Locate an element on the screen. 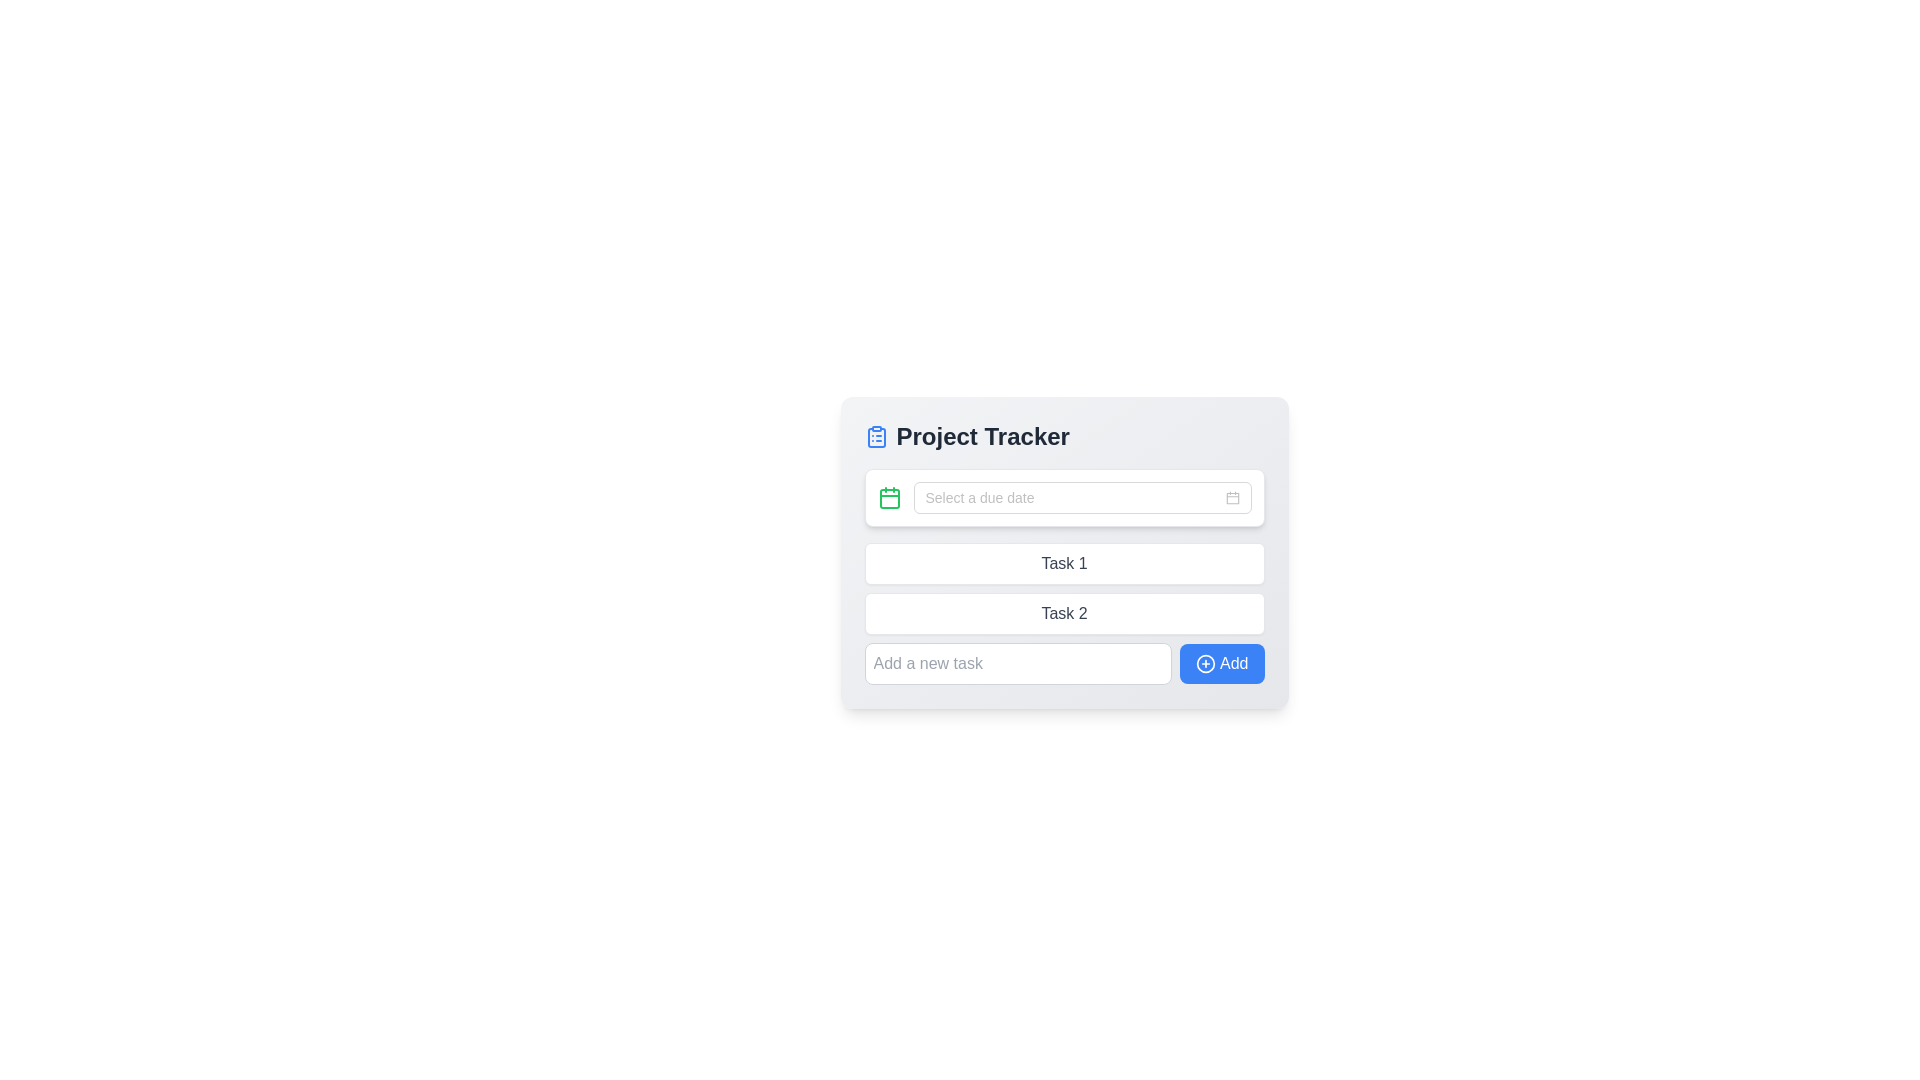 This screenshot has height=1080, width=1920. the Text Display Box displaying 'Task 1' located between the 'Select a due date' input field and the 'Task 2' box in the project tracker widget is located at coordinates (1063, 552).